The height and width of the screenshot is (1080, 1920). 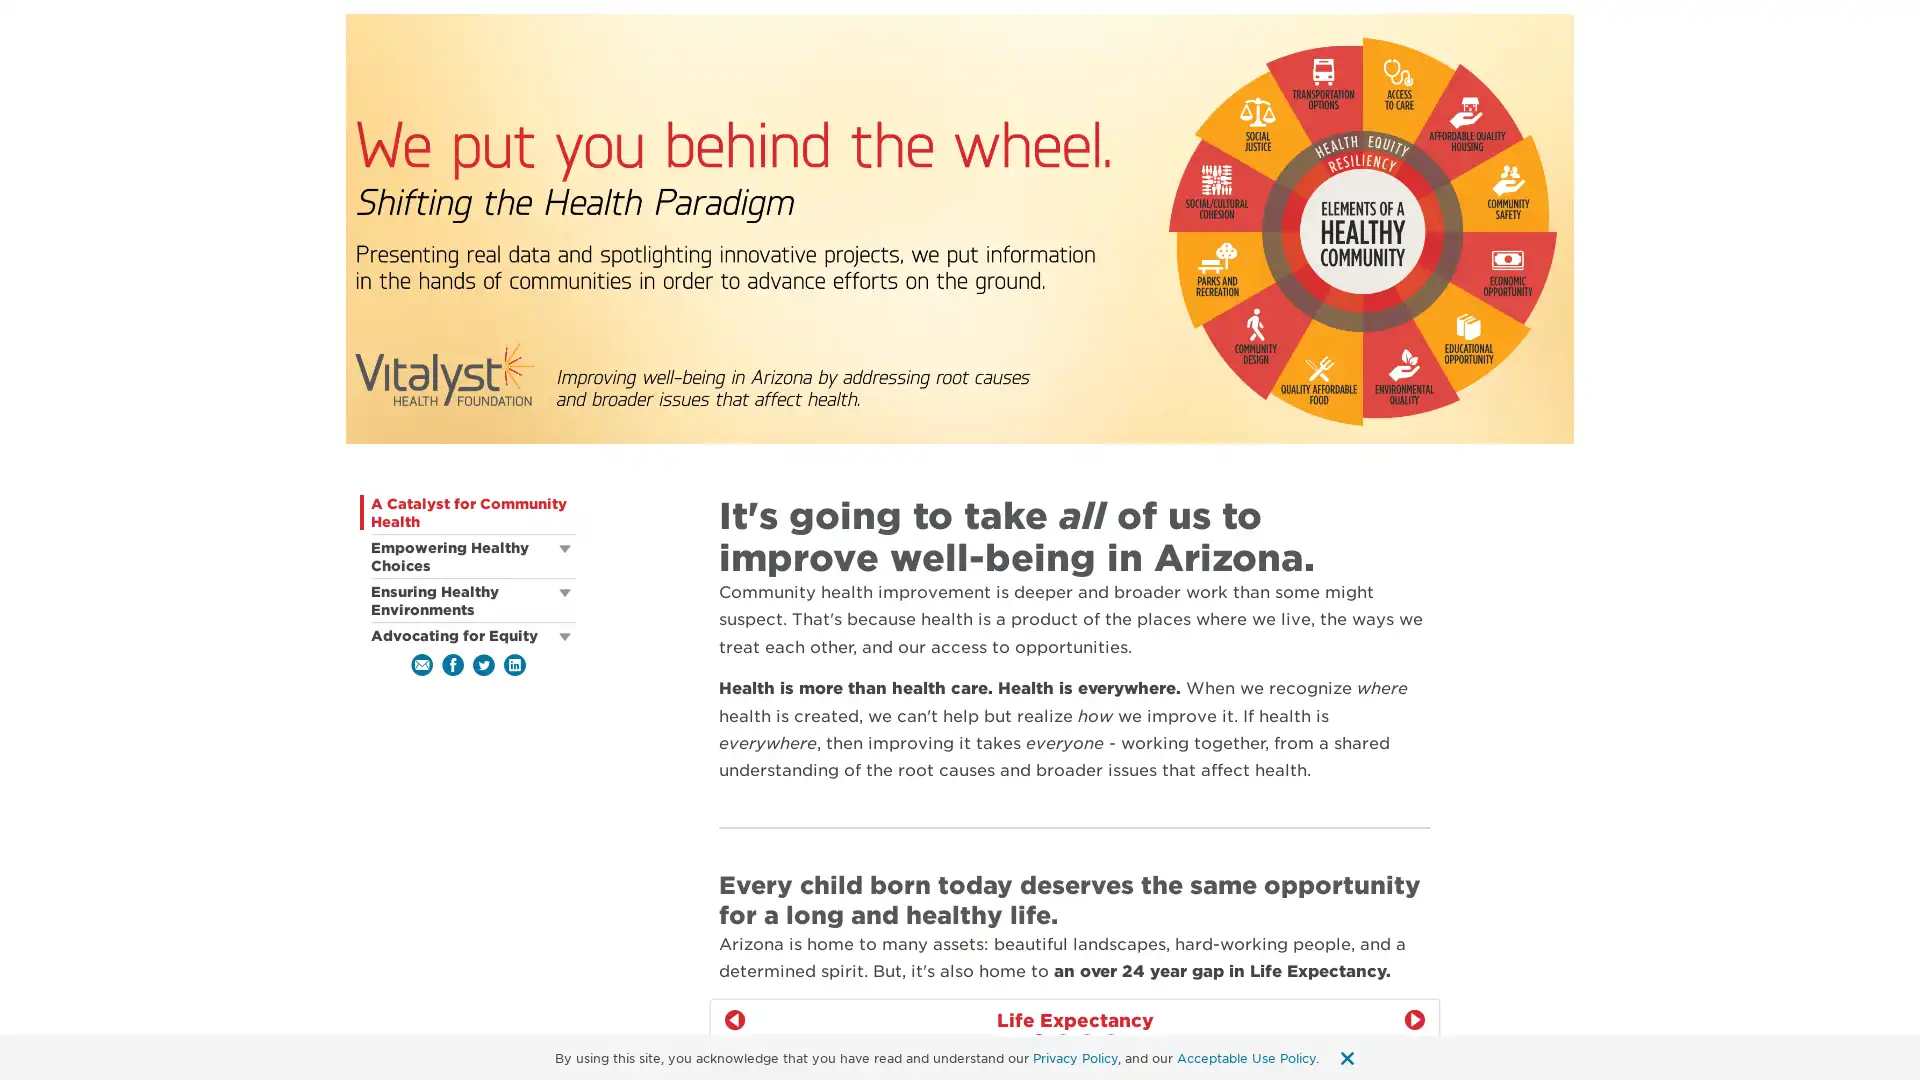 I want to click on carousel screen indicator, so click(x=1038, y=1039).